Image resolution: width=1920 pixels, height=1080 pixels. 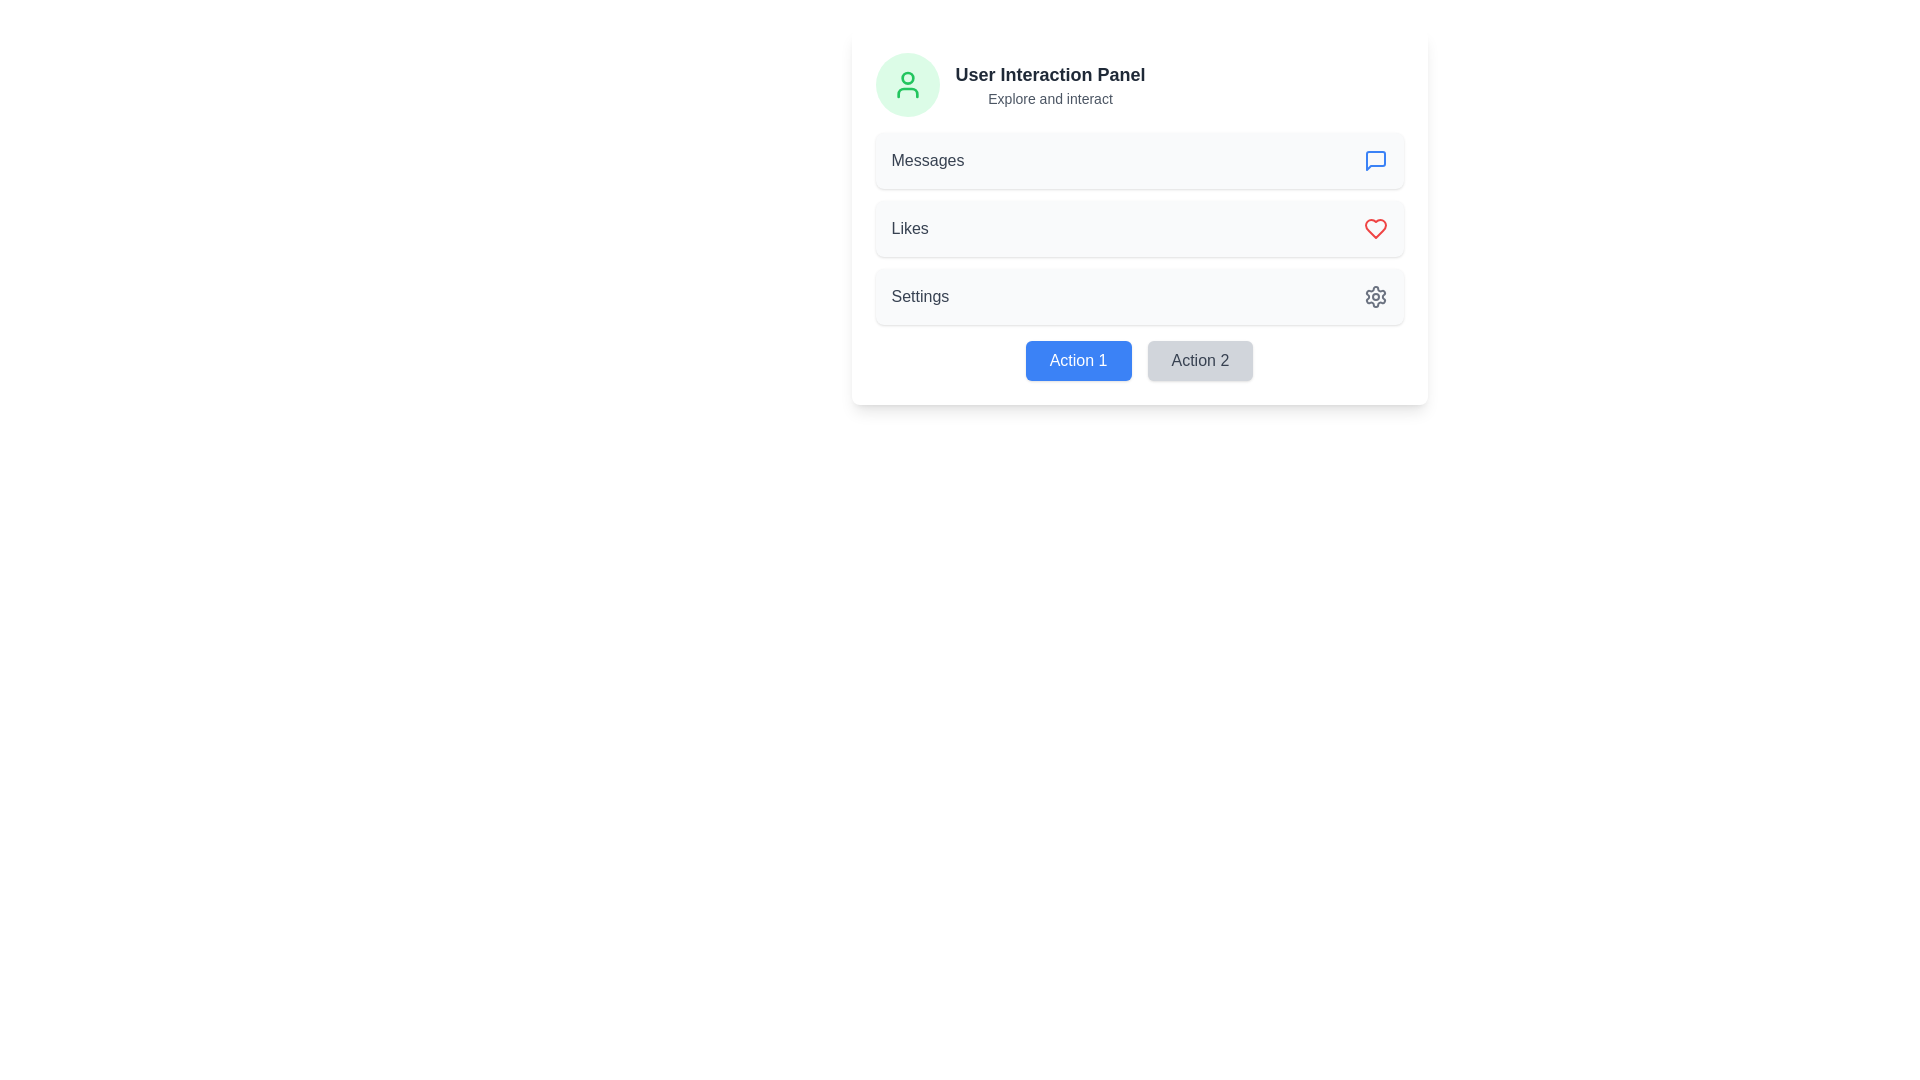 What do you see at coordinates (906, 83) in the screenshot?
I see `the circular green icon with a user profile outline located at the top left corner of the 'User Interaction Panel'` at bounding box center [906, 83].